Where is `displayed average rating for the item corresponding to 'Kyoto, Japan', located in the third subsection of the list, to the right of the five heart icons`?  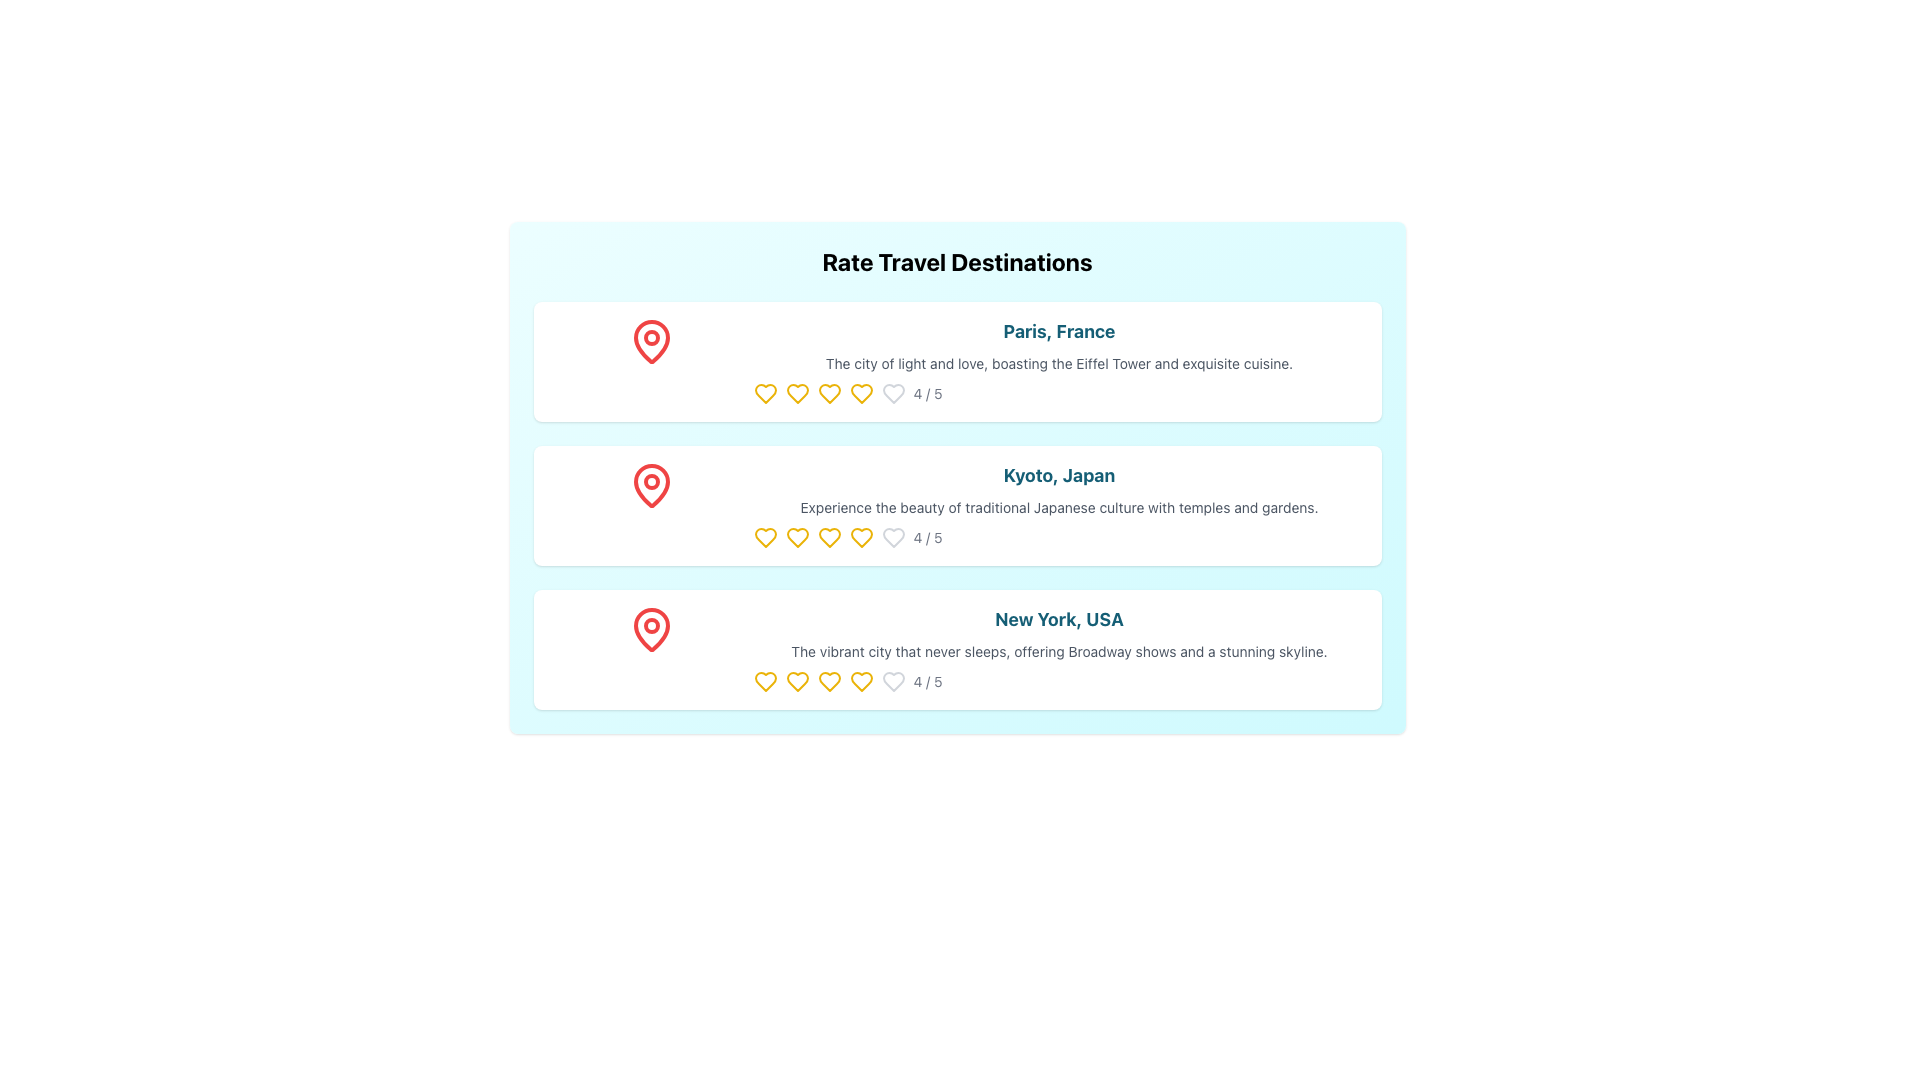 displayed average rating for the item corresponding to 'Kyoto, Japan', located in the third subsection of the list, to the right of the five heart icons is located at coordinates (1058, 536).